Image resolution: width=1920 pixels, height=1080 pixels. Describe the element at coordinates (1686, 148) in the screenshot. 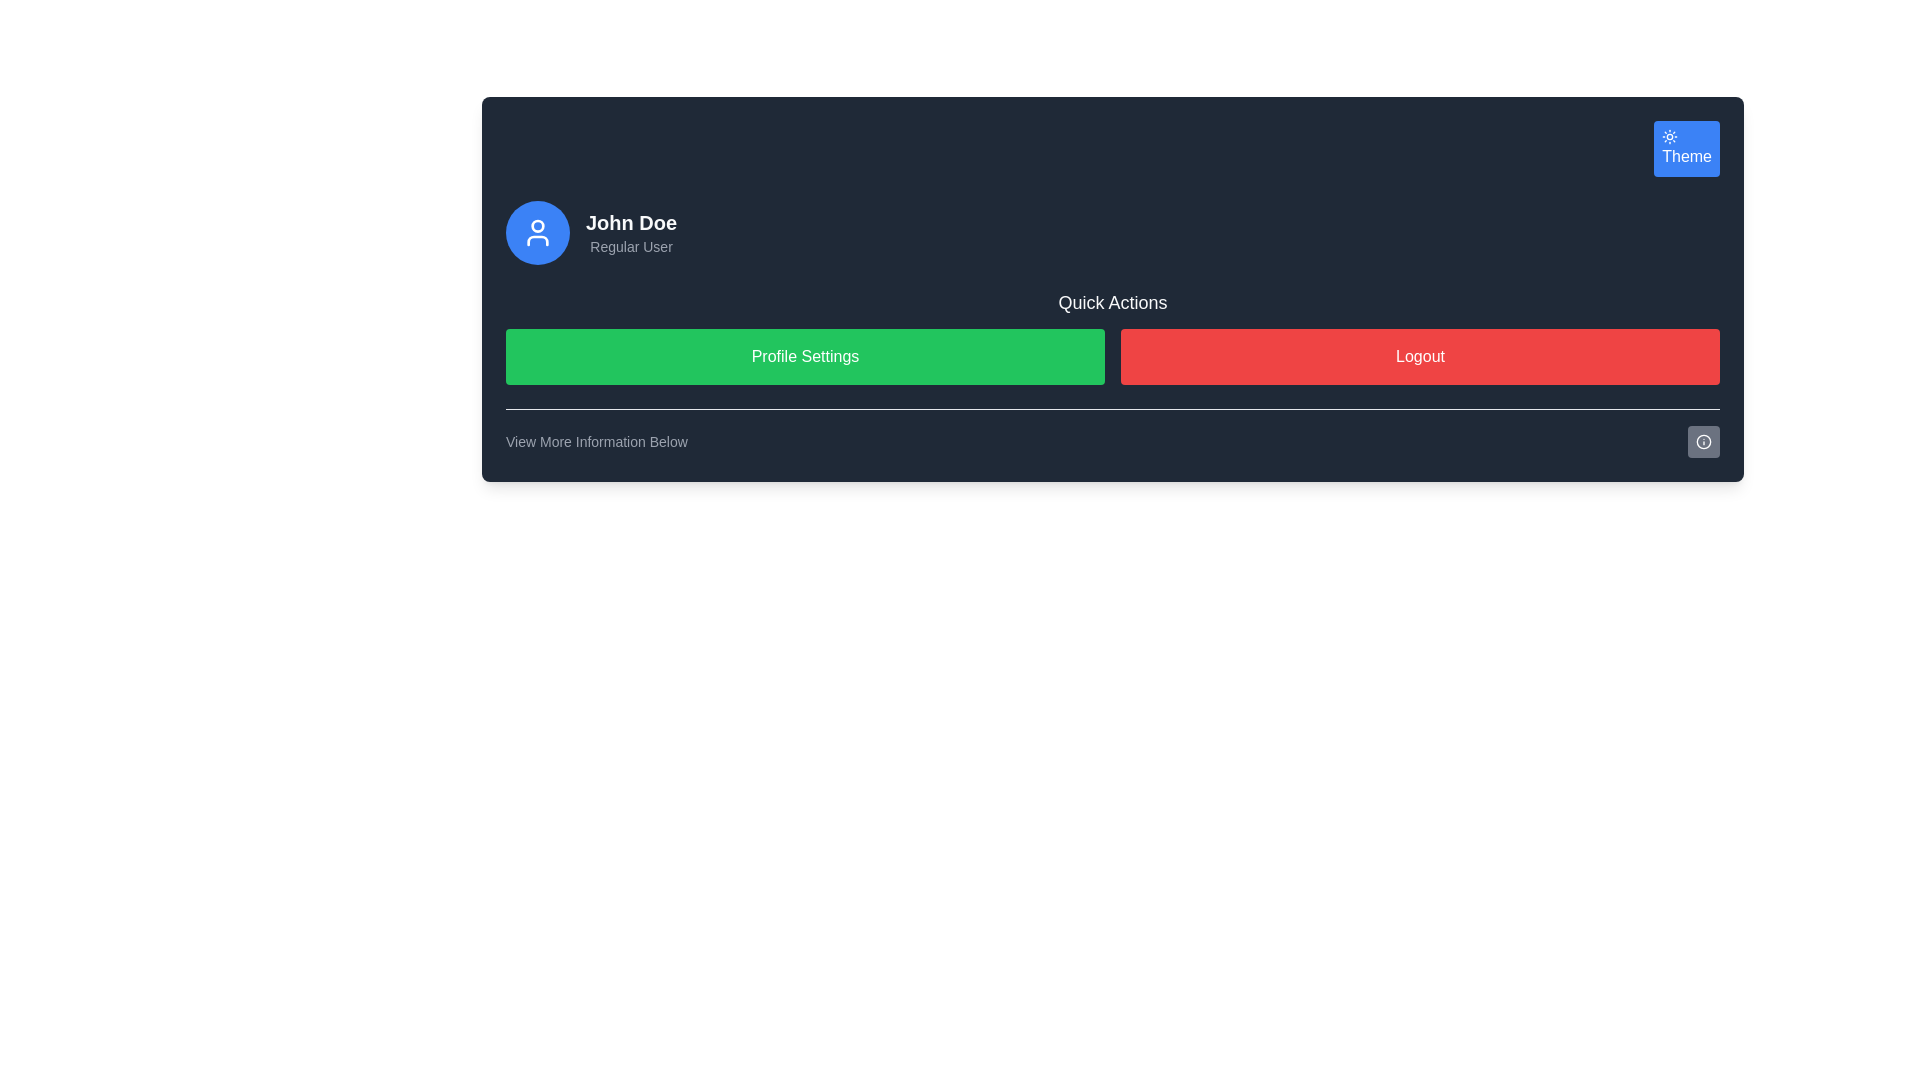

I see `the theme toggle button located at the top-right corner of the user profile section` at that location.